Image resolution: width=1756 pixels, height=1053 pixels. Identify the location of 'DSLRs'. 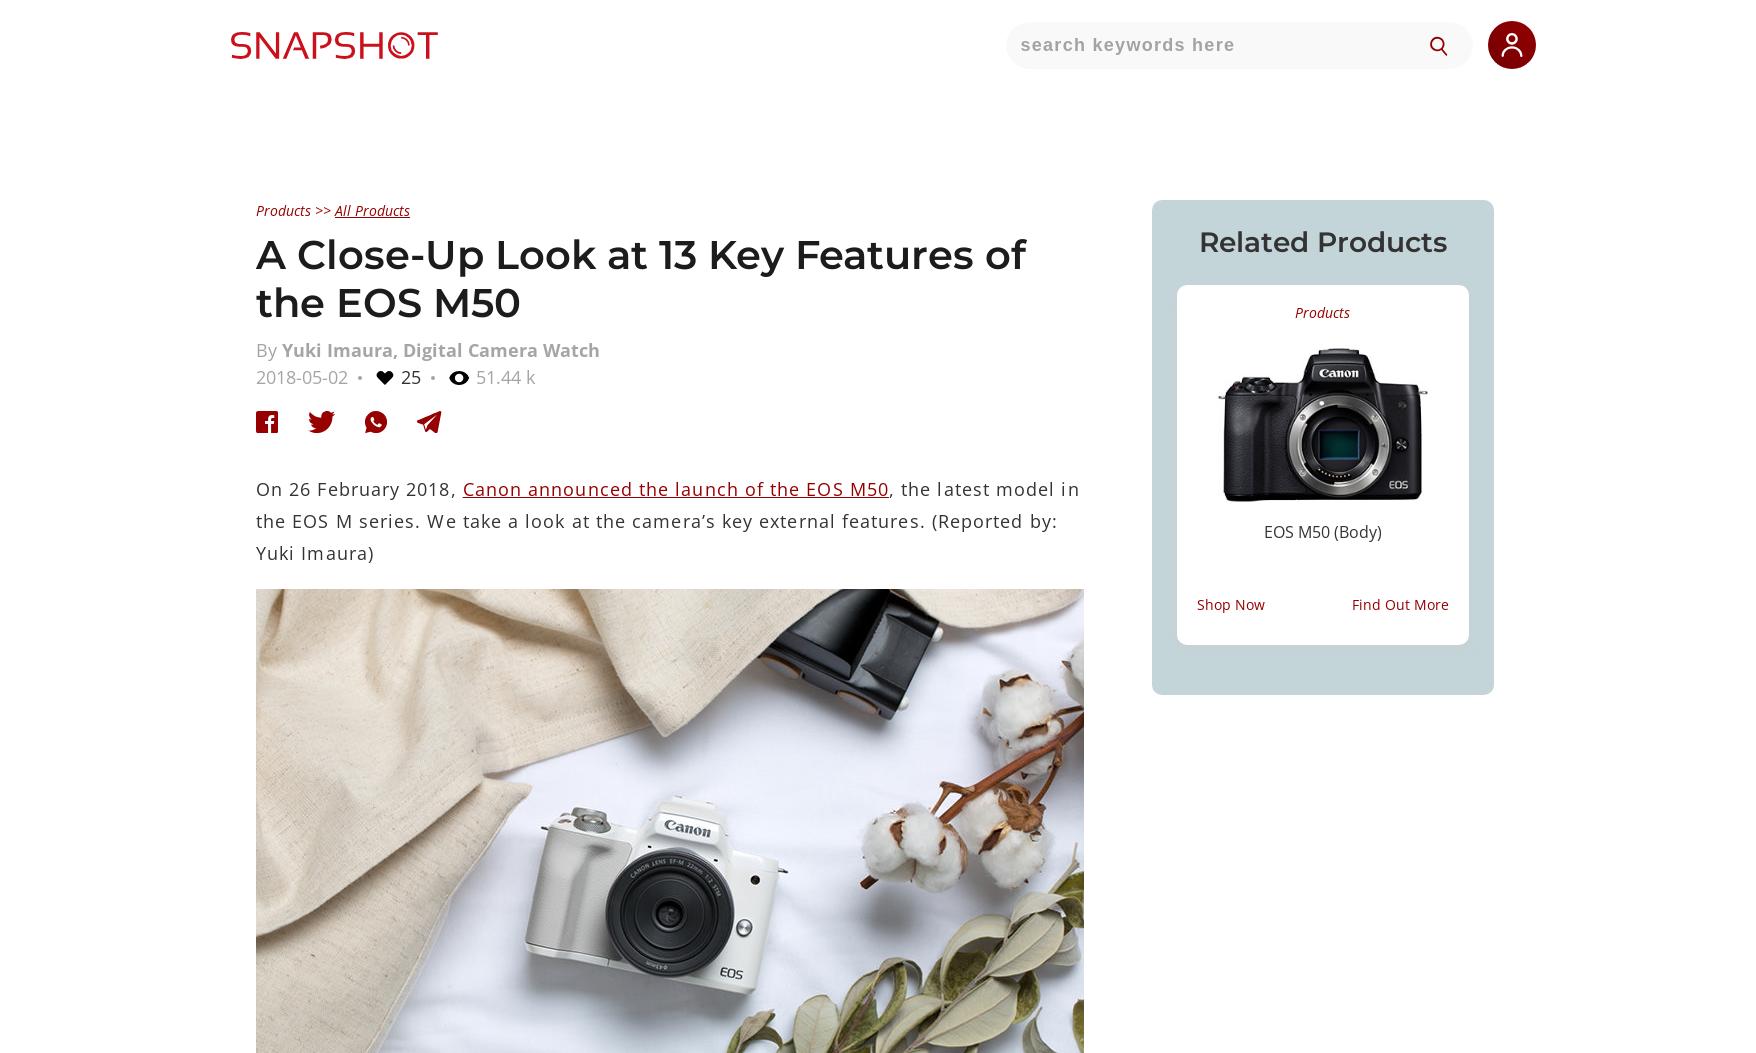
(697, 414).